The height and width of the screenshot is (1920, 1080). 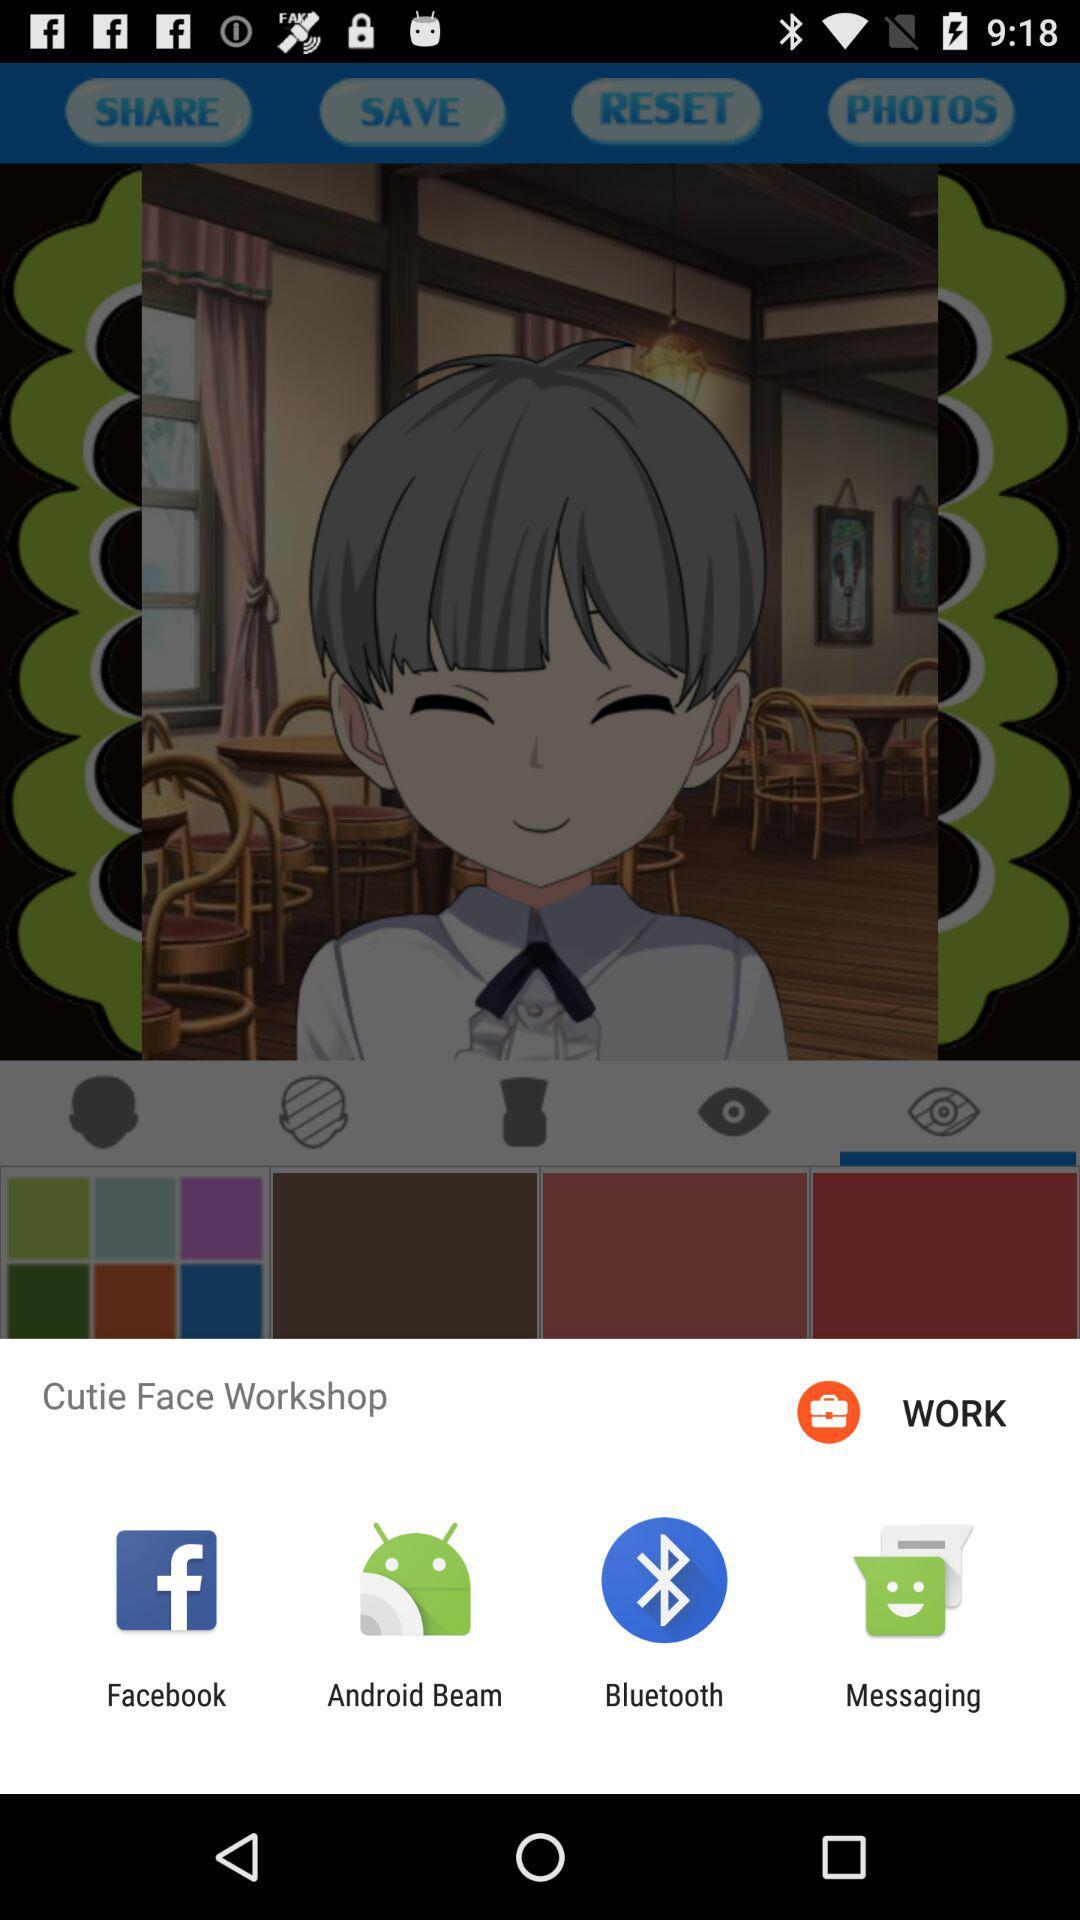 I want to click on the icon next to the bluetooth icon, so click(x=913, y=1711).